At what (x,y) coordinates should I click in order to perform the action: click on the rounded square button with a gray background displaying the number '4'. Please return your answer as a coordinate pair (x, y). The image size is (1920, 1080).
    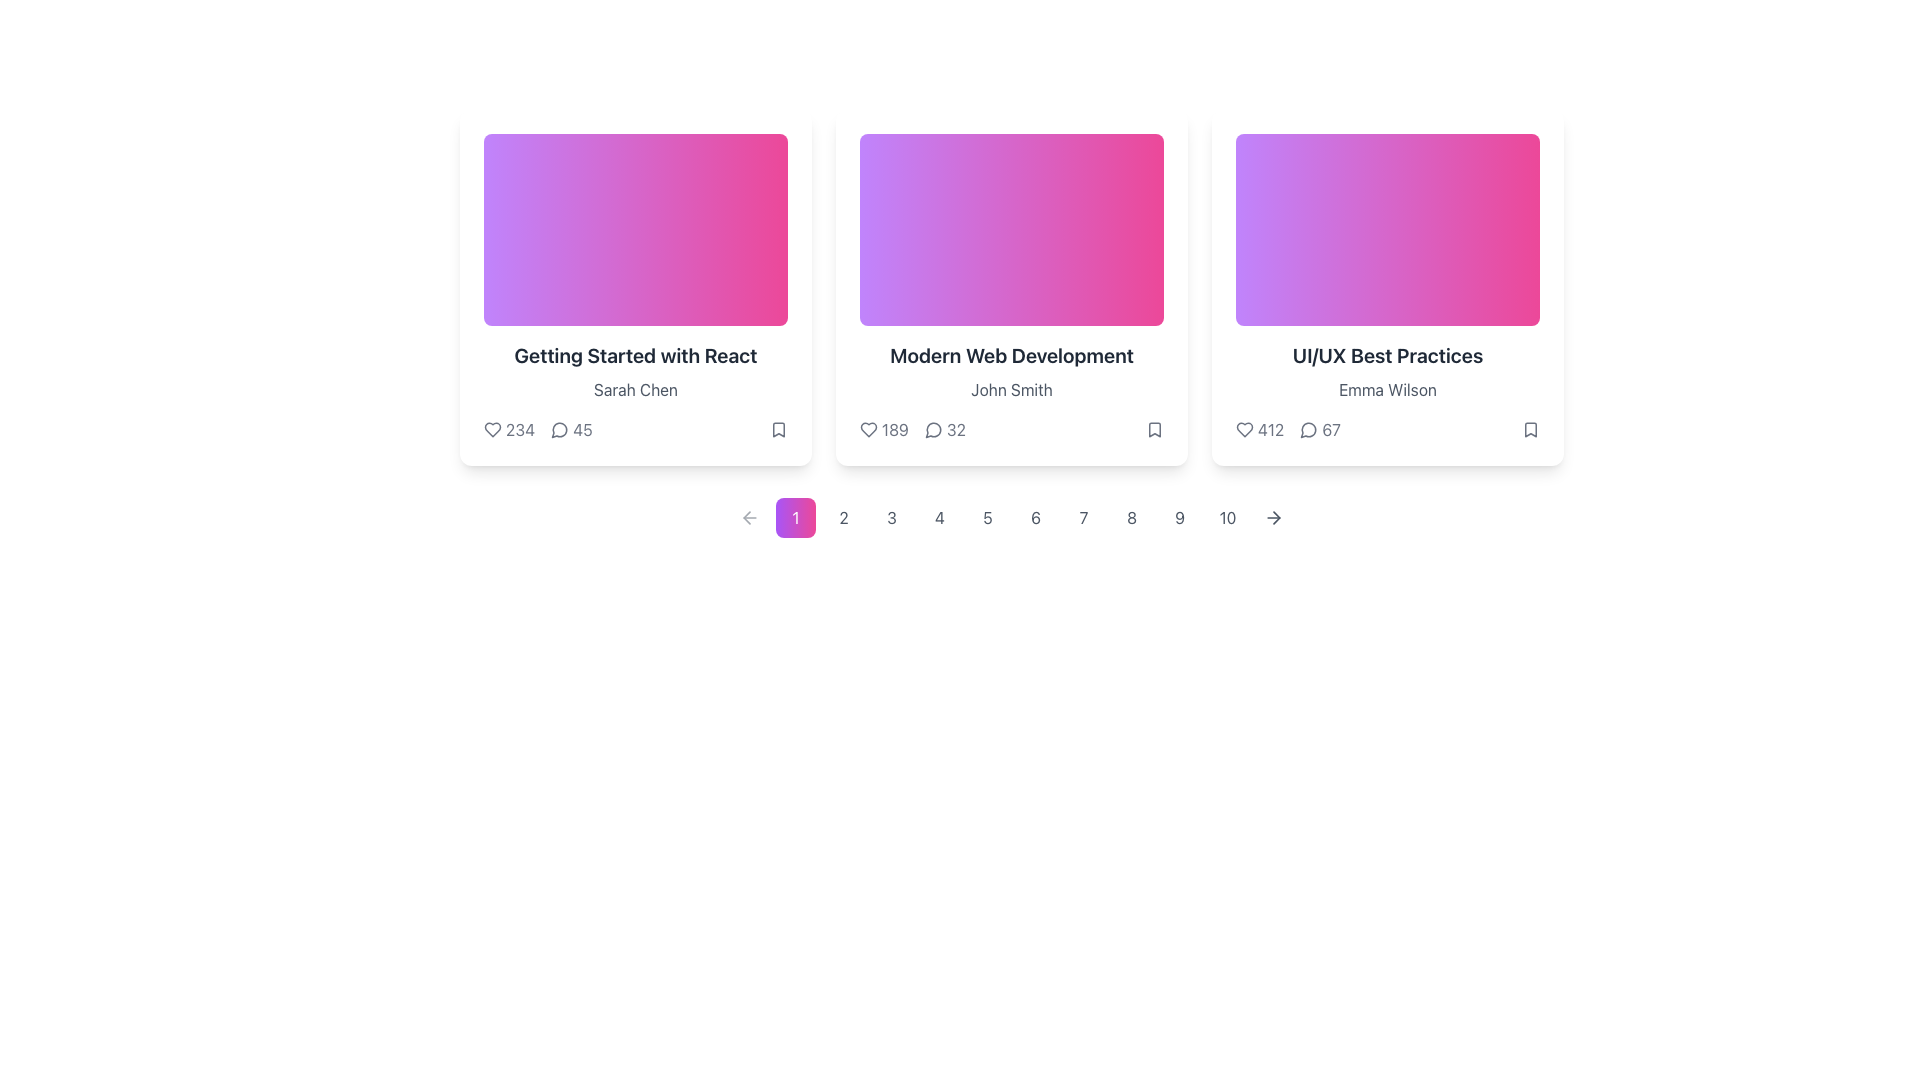
    Looking at the image, I should click on (939, 516).